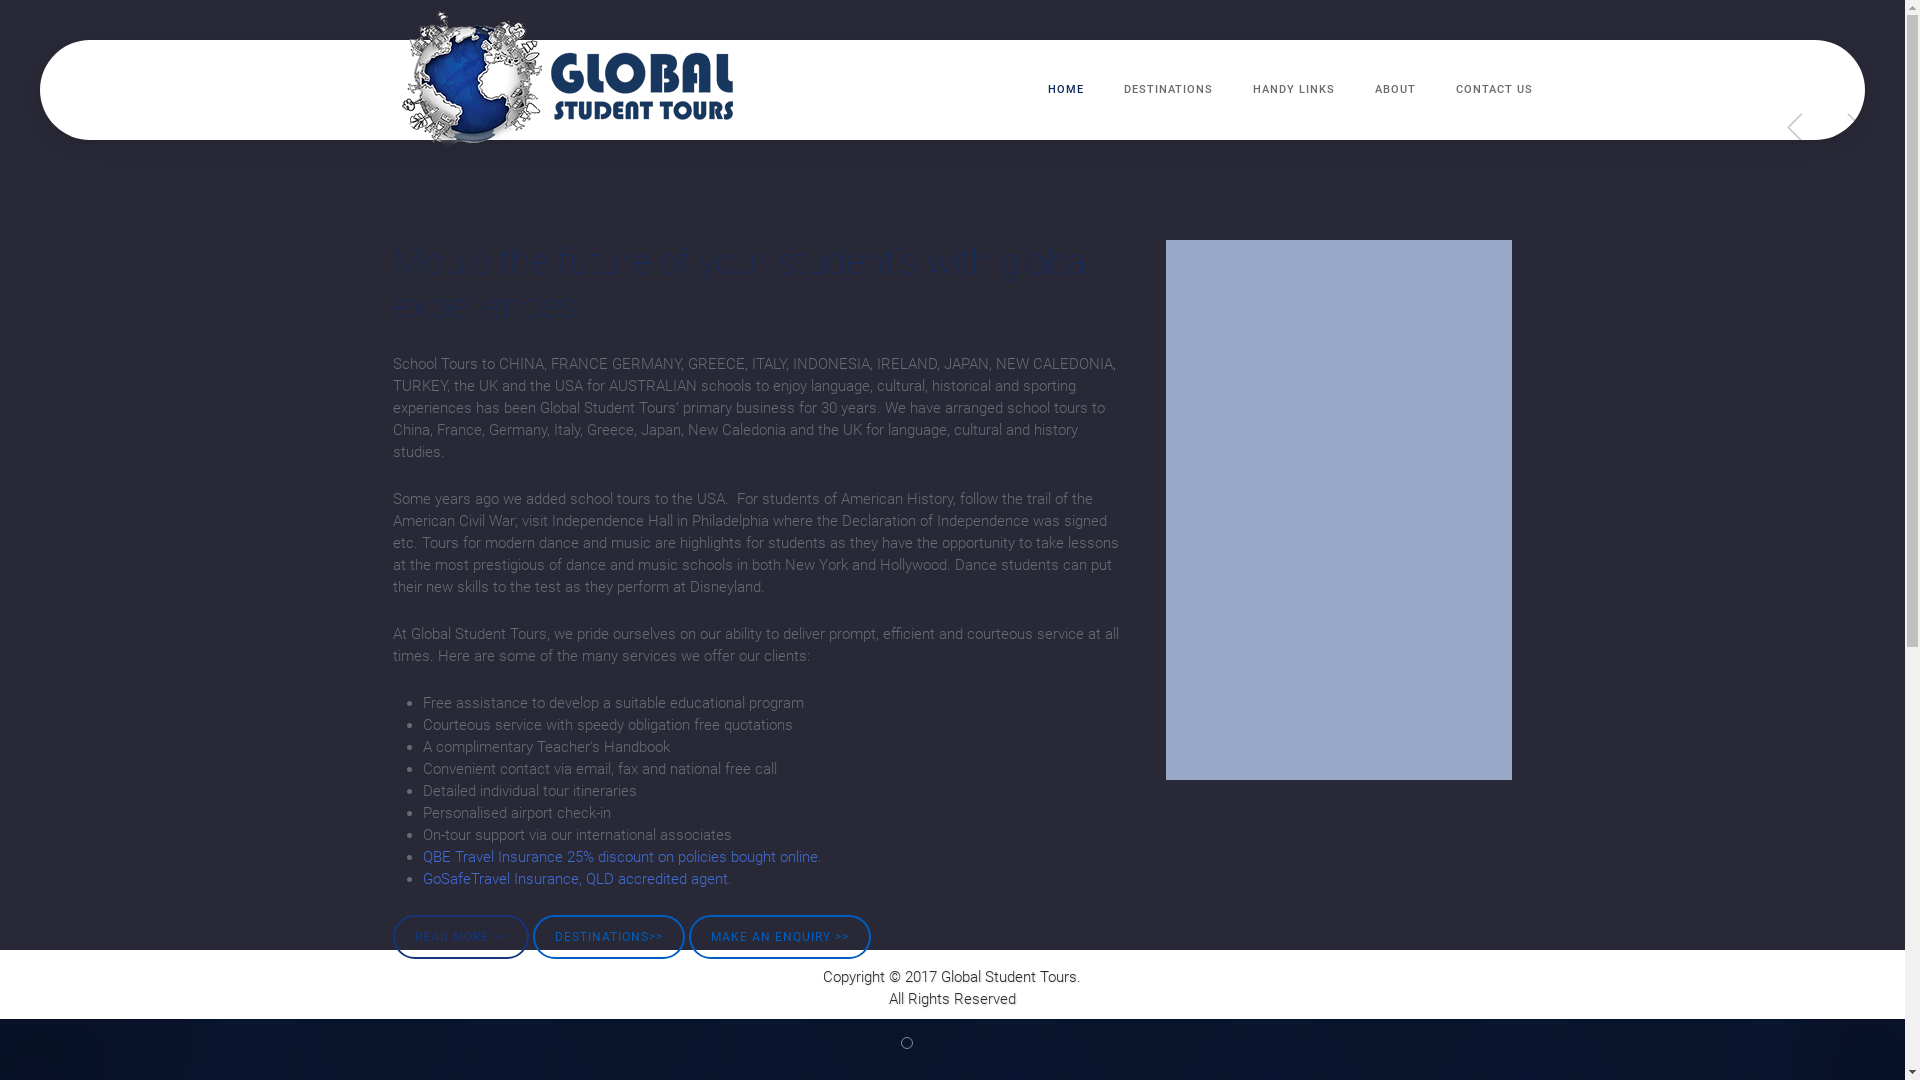 This screenshot has height=1080, width=1920. What do you see at coordinates (459, 937) in the screenshot?
I see `'READ MORE >>'` at bounding box center [459, 937].